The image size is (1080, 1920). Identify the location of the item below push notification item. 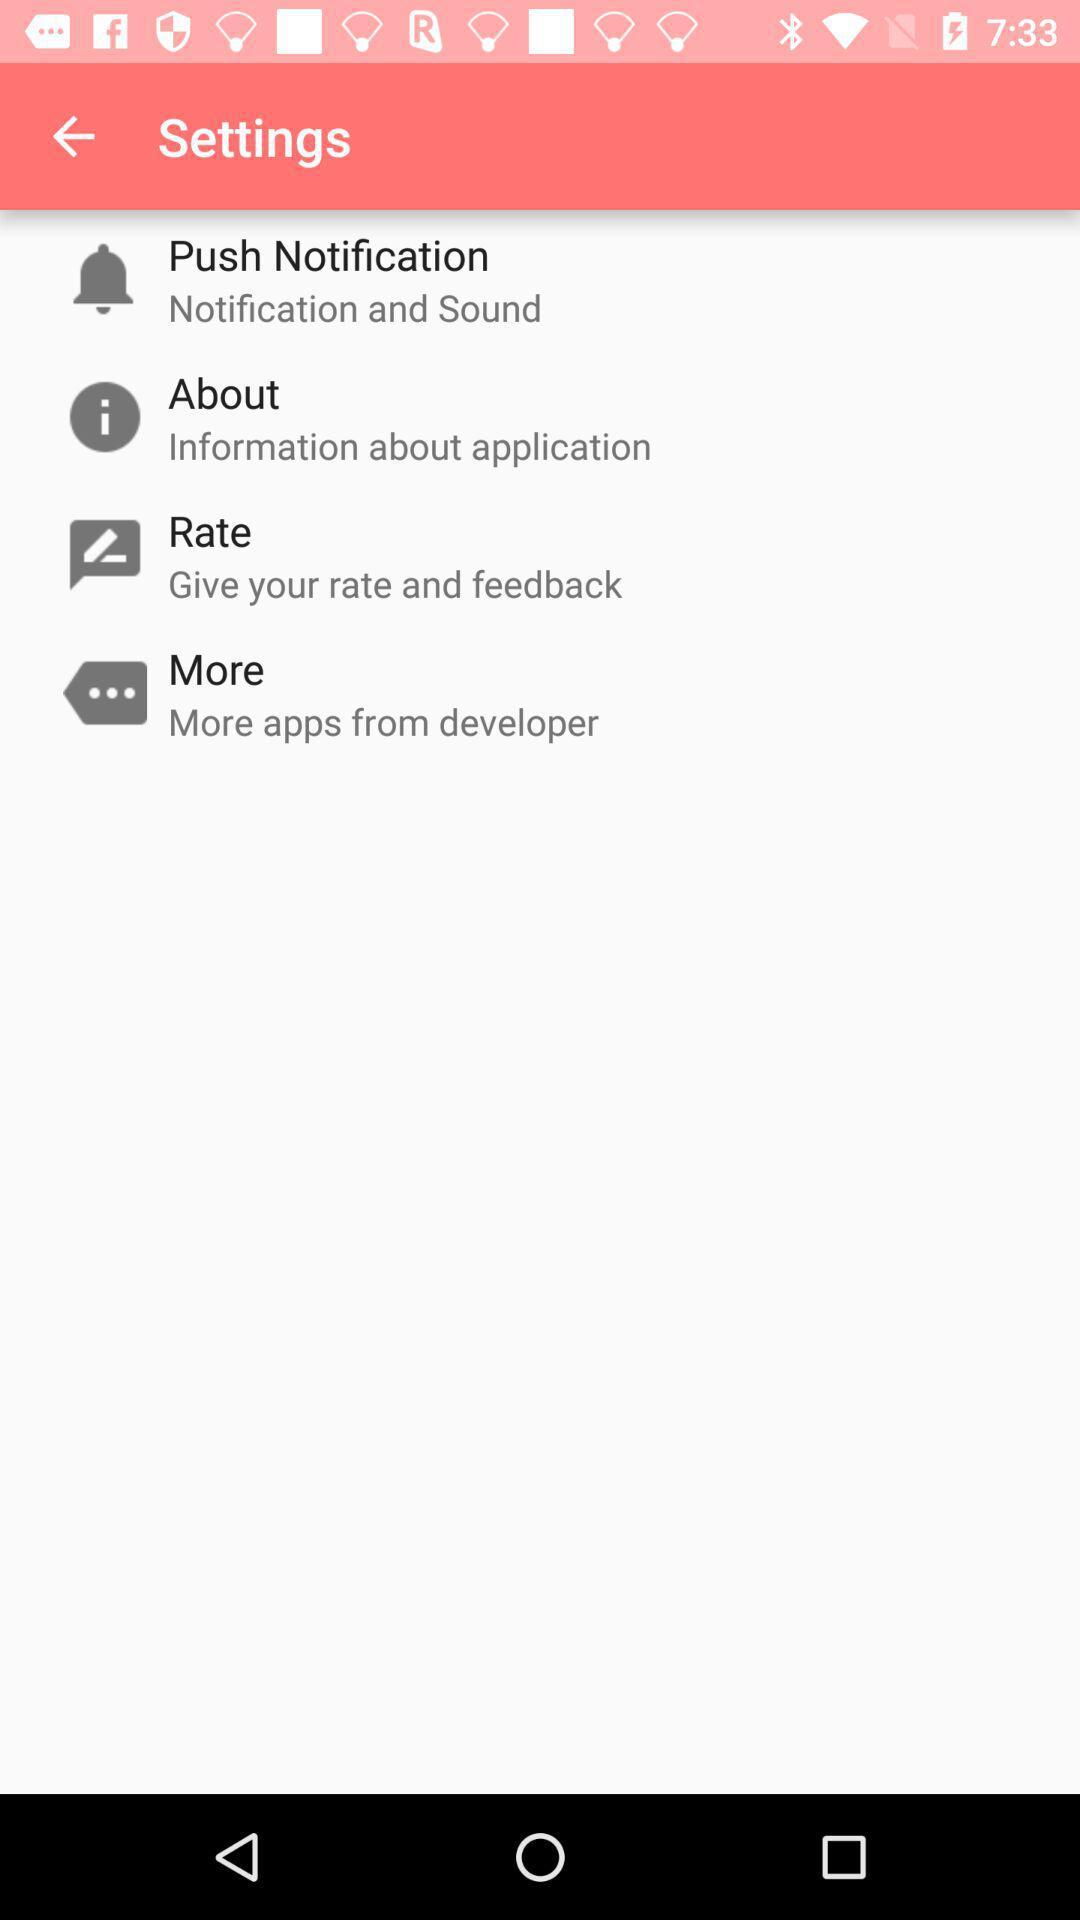
(354, 306).